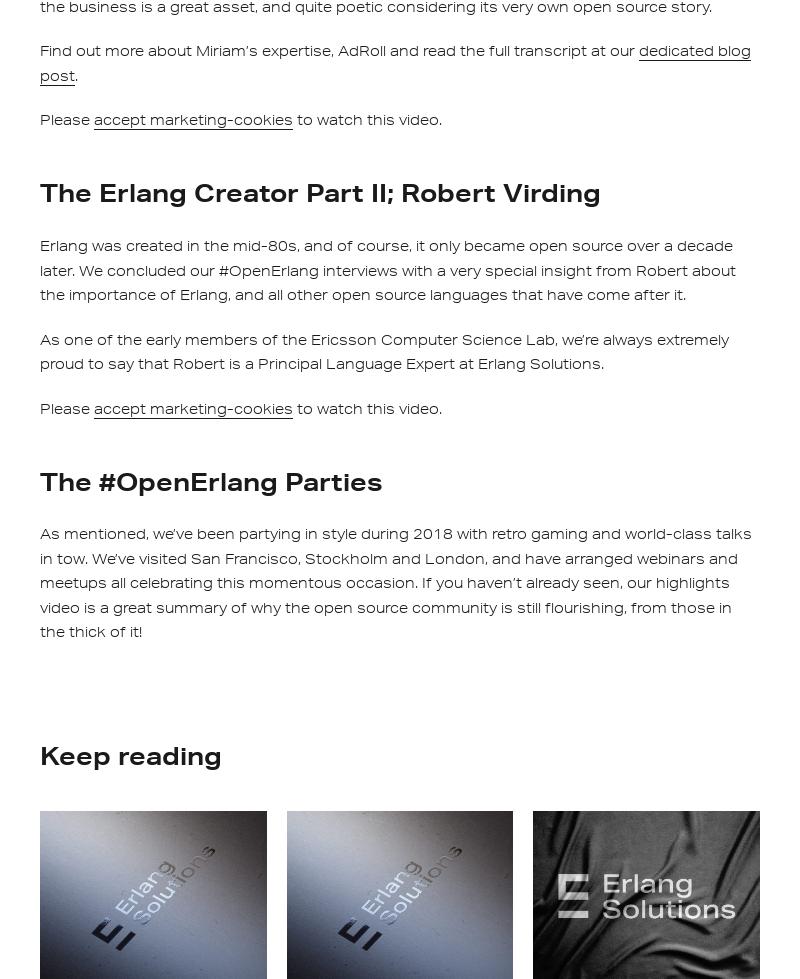  Describe the element at coordinates (76, 74) in the screenshot. I see `'.'` at that location.